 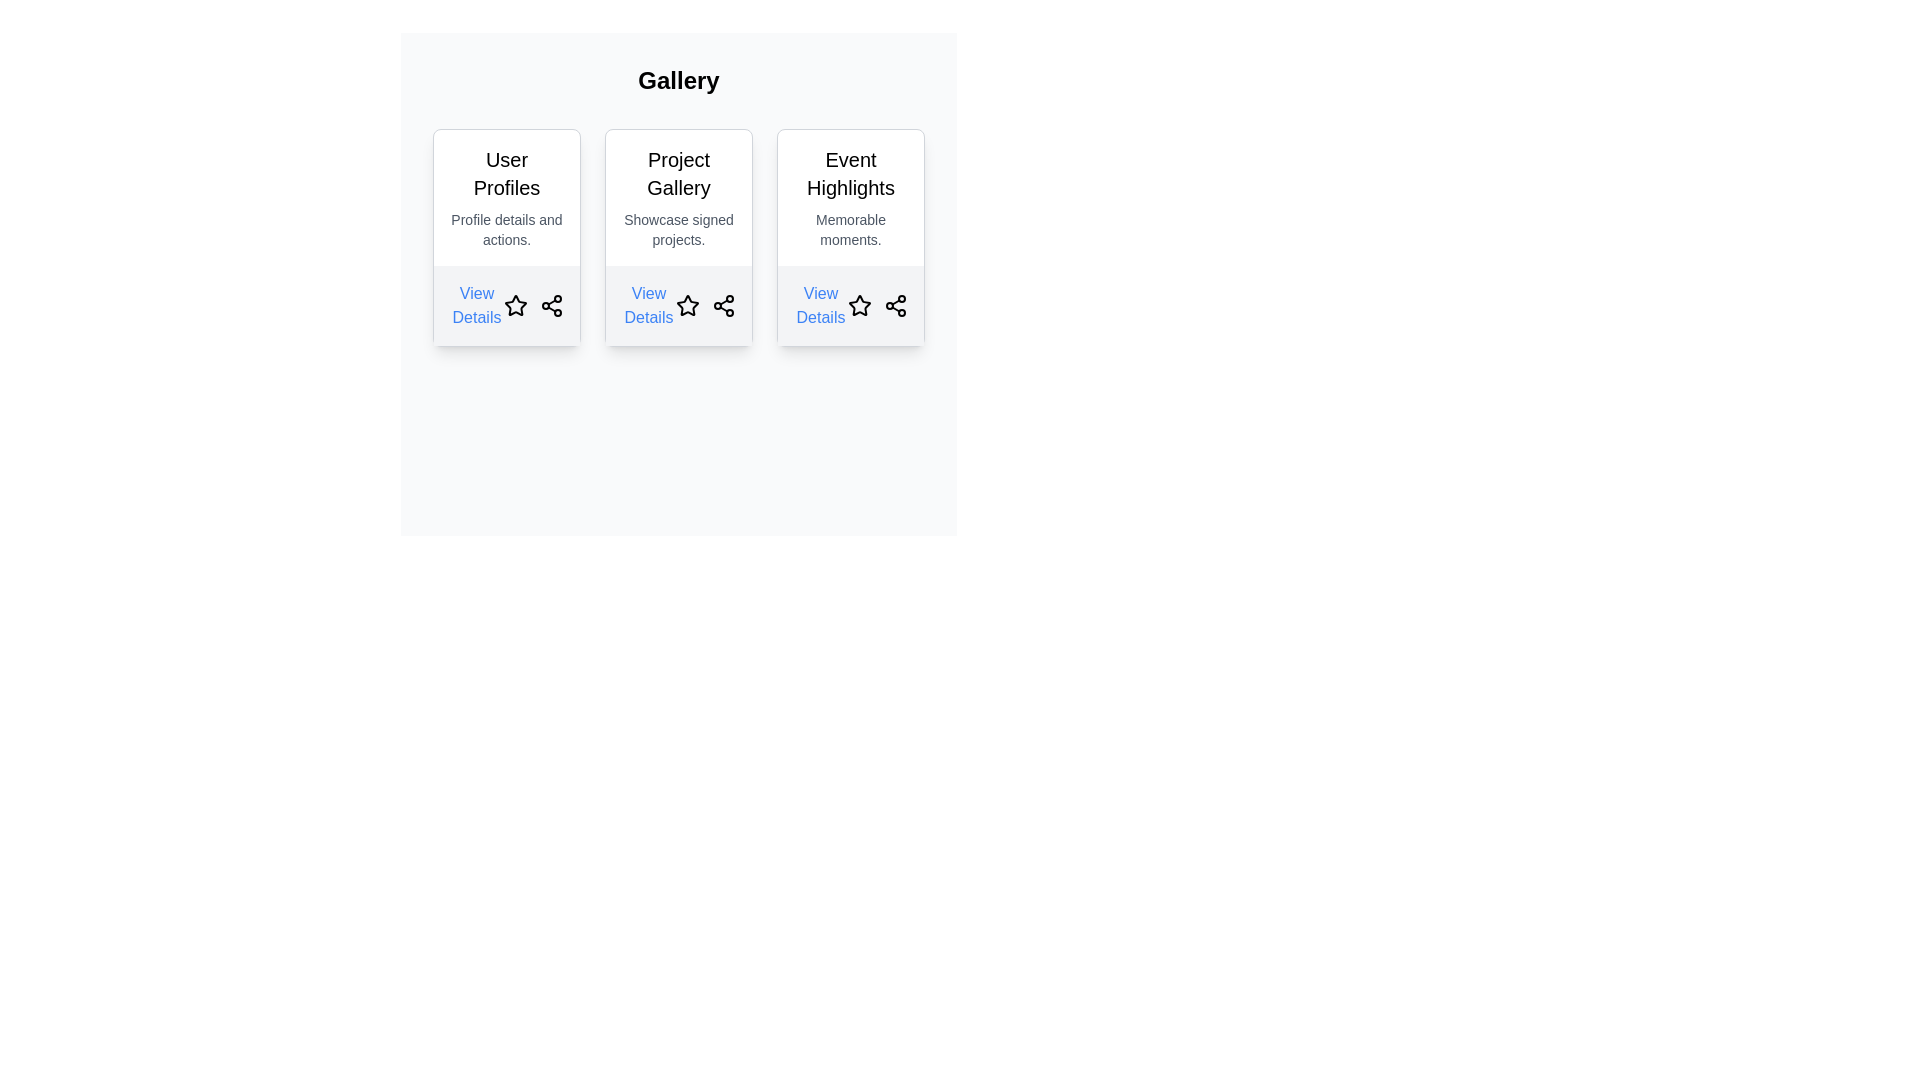 I want to click on the text label that reads 'Showcase signed projects.' located within the 'Project Gallery' section of the card design, so click(x=678, y=229).